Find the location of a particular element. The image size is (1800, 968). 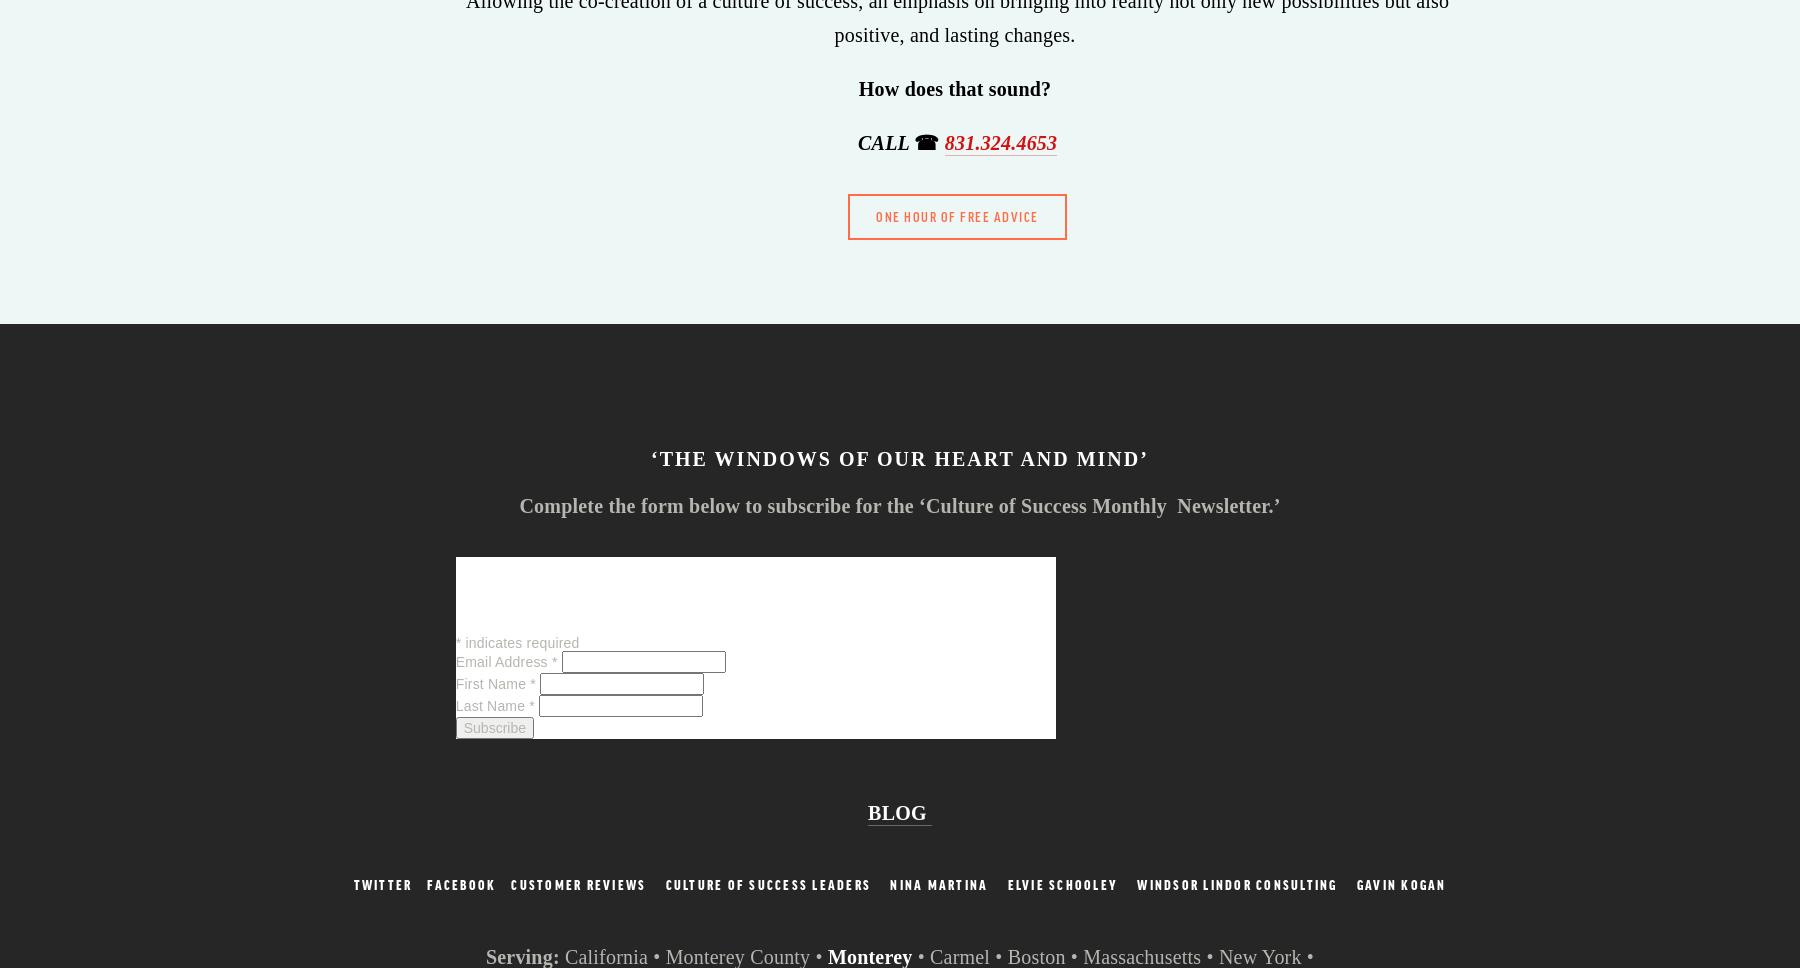

'Twitter' is located at coordinates (382, 883).